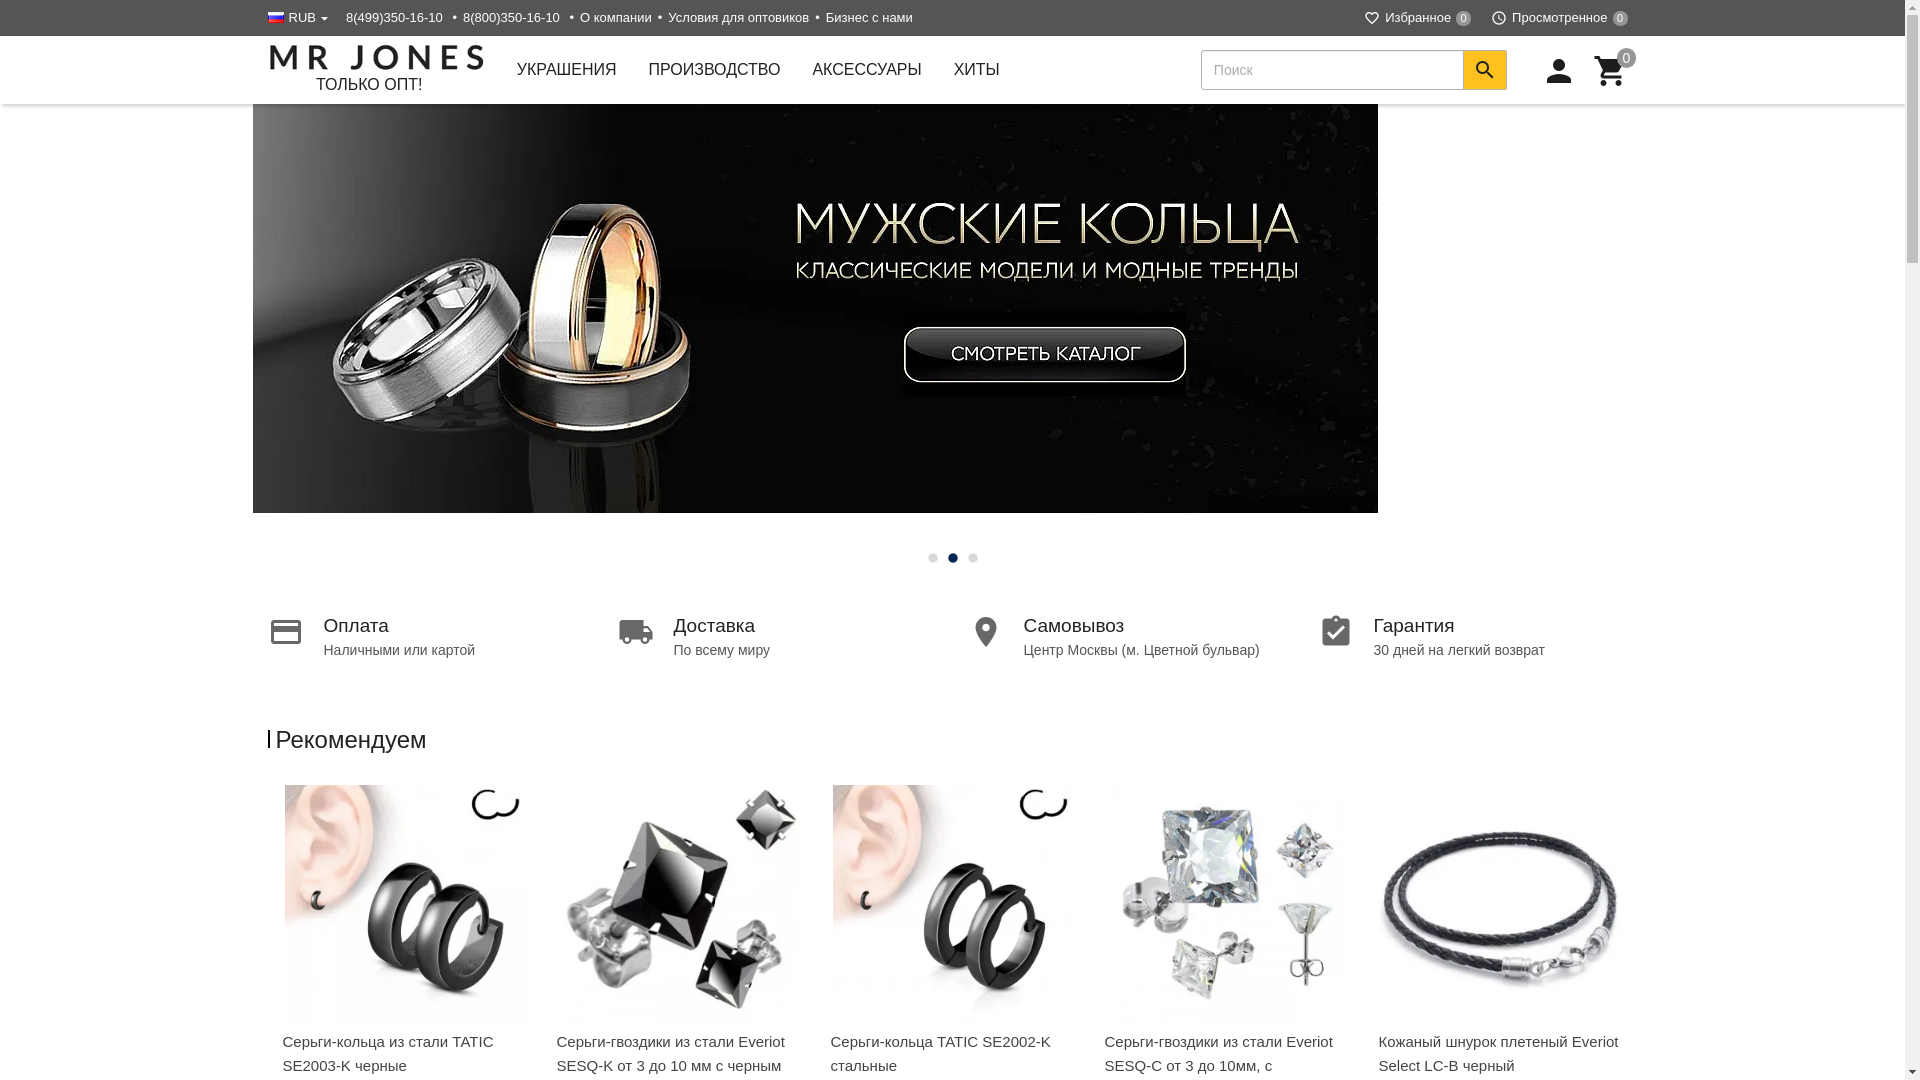 This screenshot has height=1080, width=1920. I want to click on 'RUB', so click(300, 17).